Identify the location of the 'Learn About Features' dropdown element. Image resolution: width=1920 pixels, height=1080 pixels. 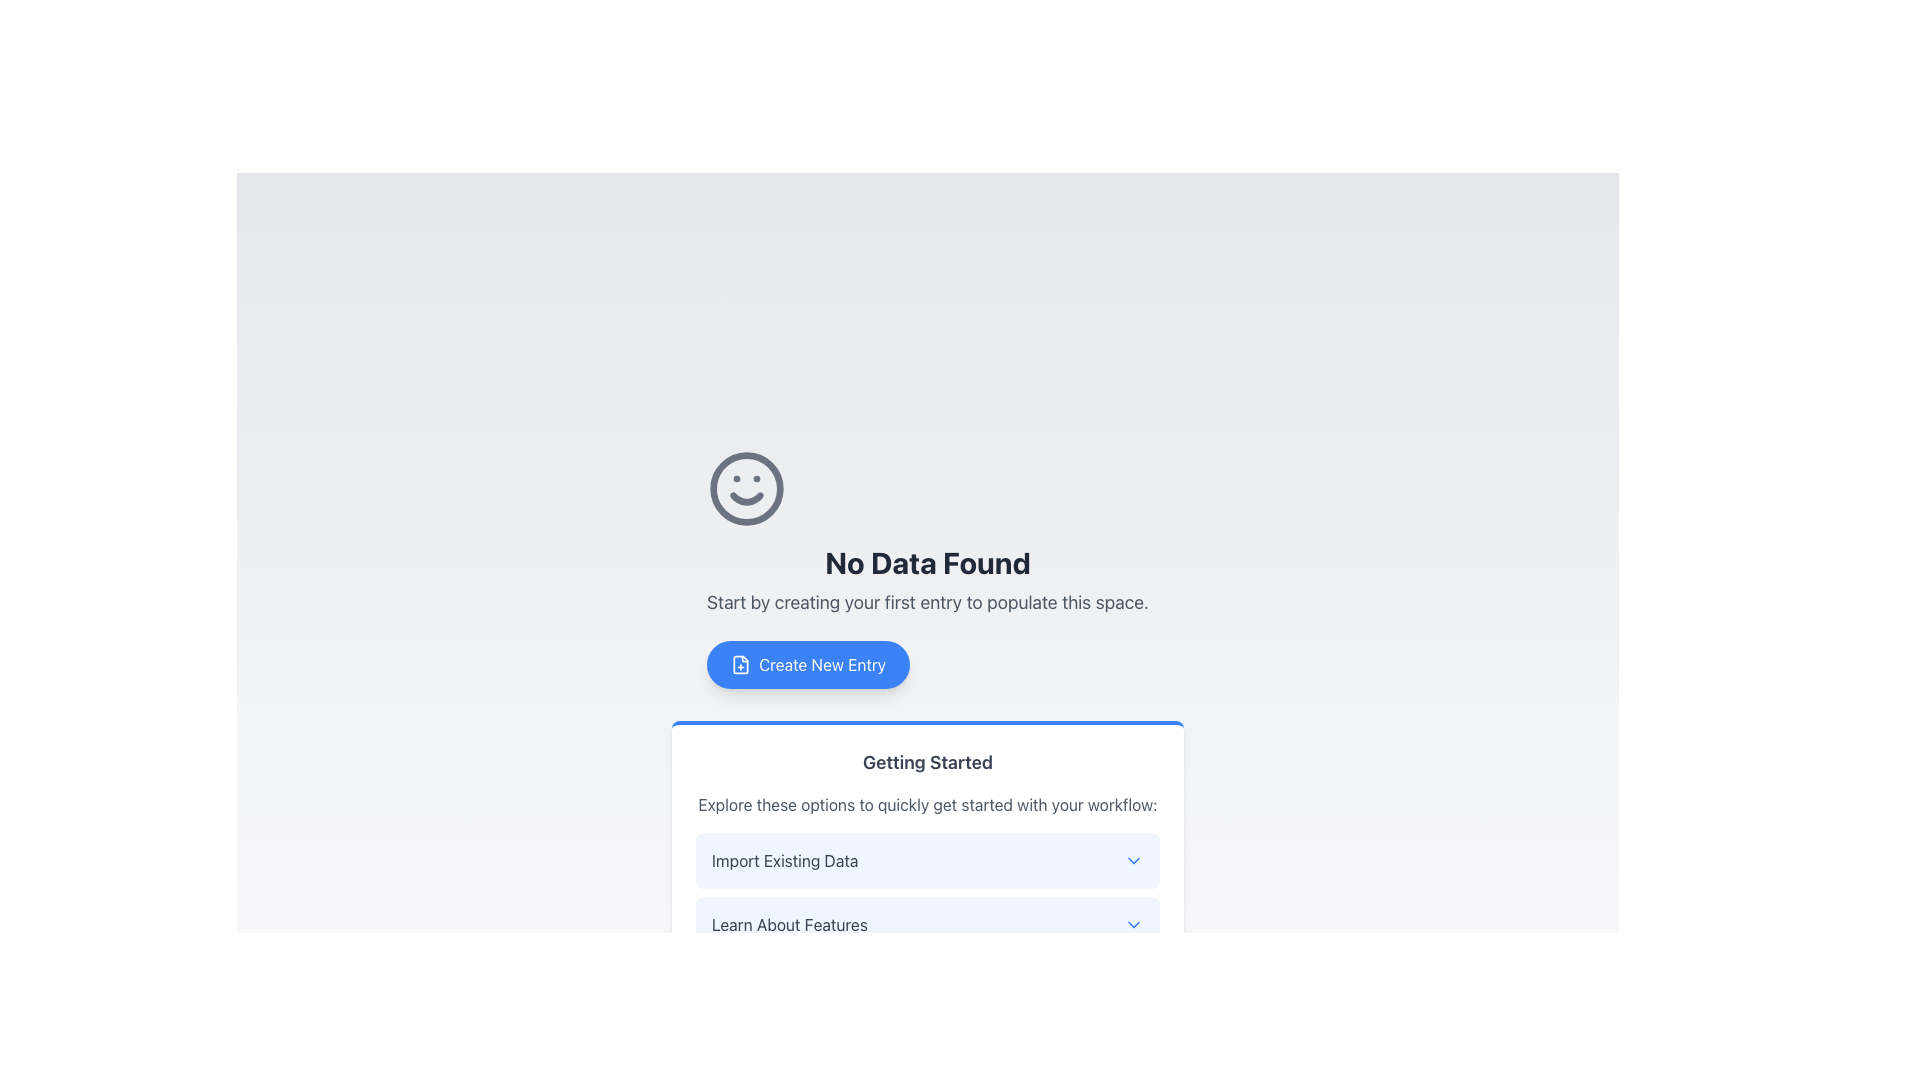
(926, 925).